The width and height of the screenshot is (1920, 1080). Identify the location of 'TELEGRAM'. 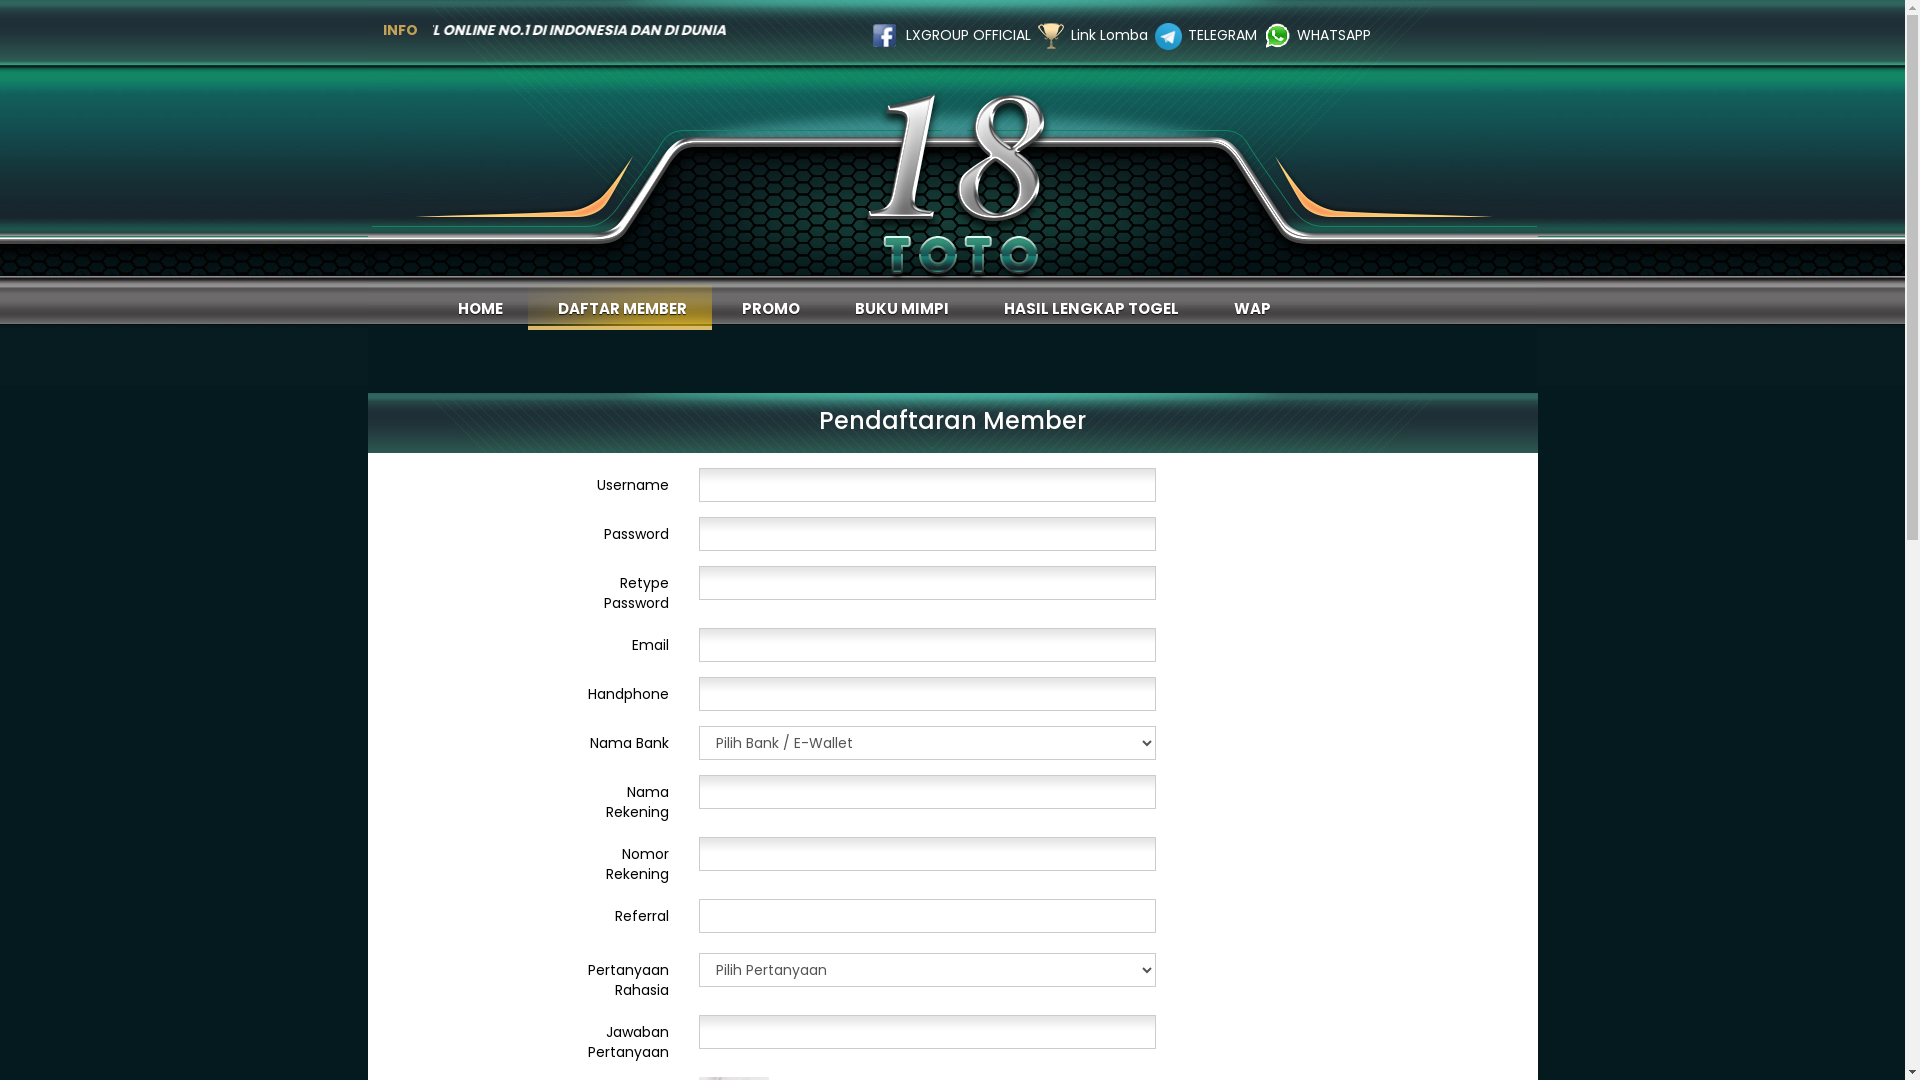
(1221, 34).